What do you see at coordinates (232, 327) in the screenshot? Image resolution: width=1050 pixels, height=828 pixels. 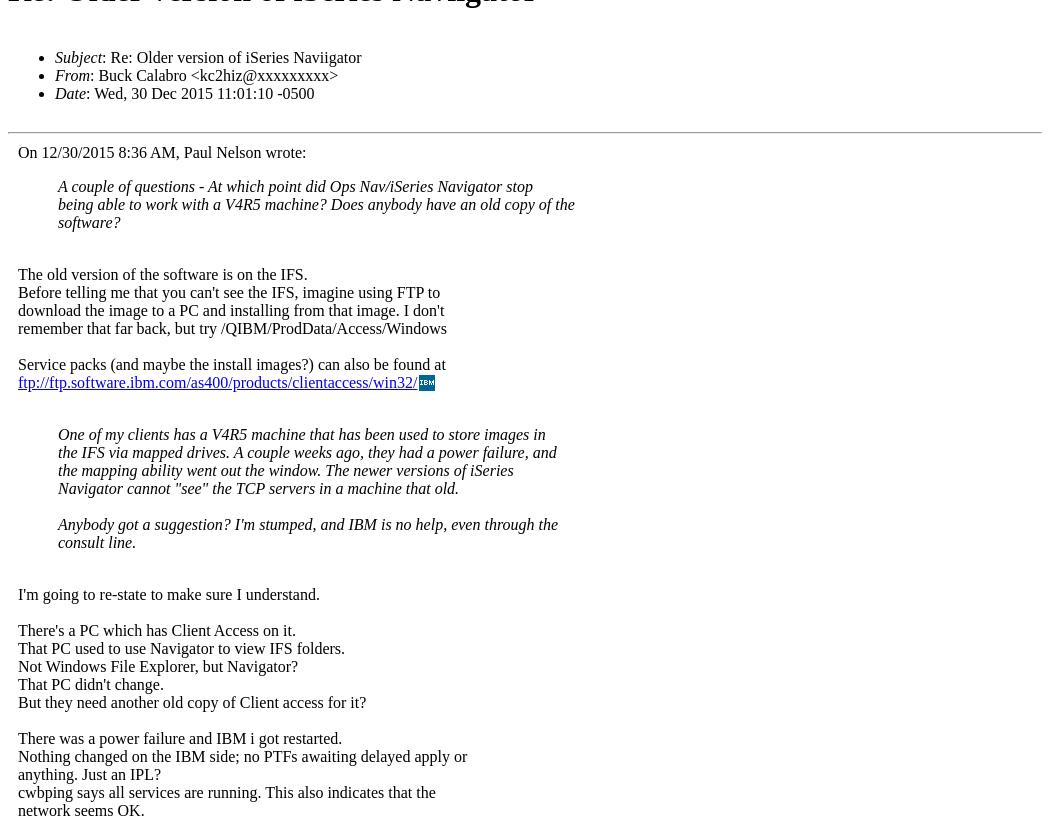 I see `'remember that far back, but try /QIBM/ProdData/Access/Windows'` at bounding box center [232, 327].